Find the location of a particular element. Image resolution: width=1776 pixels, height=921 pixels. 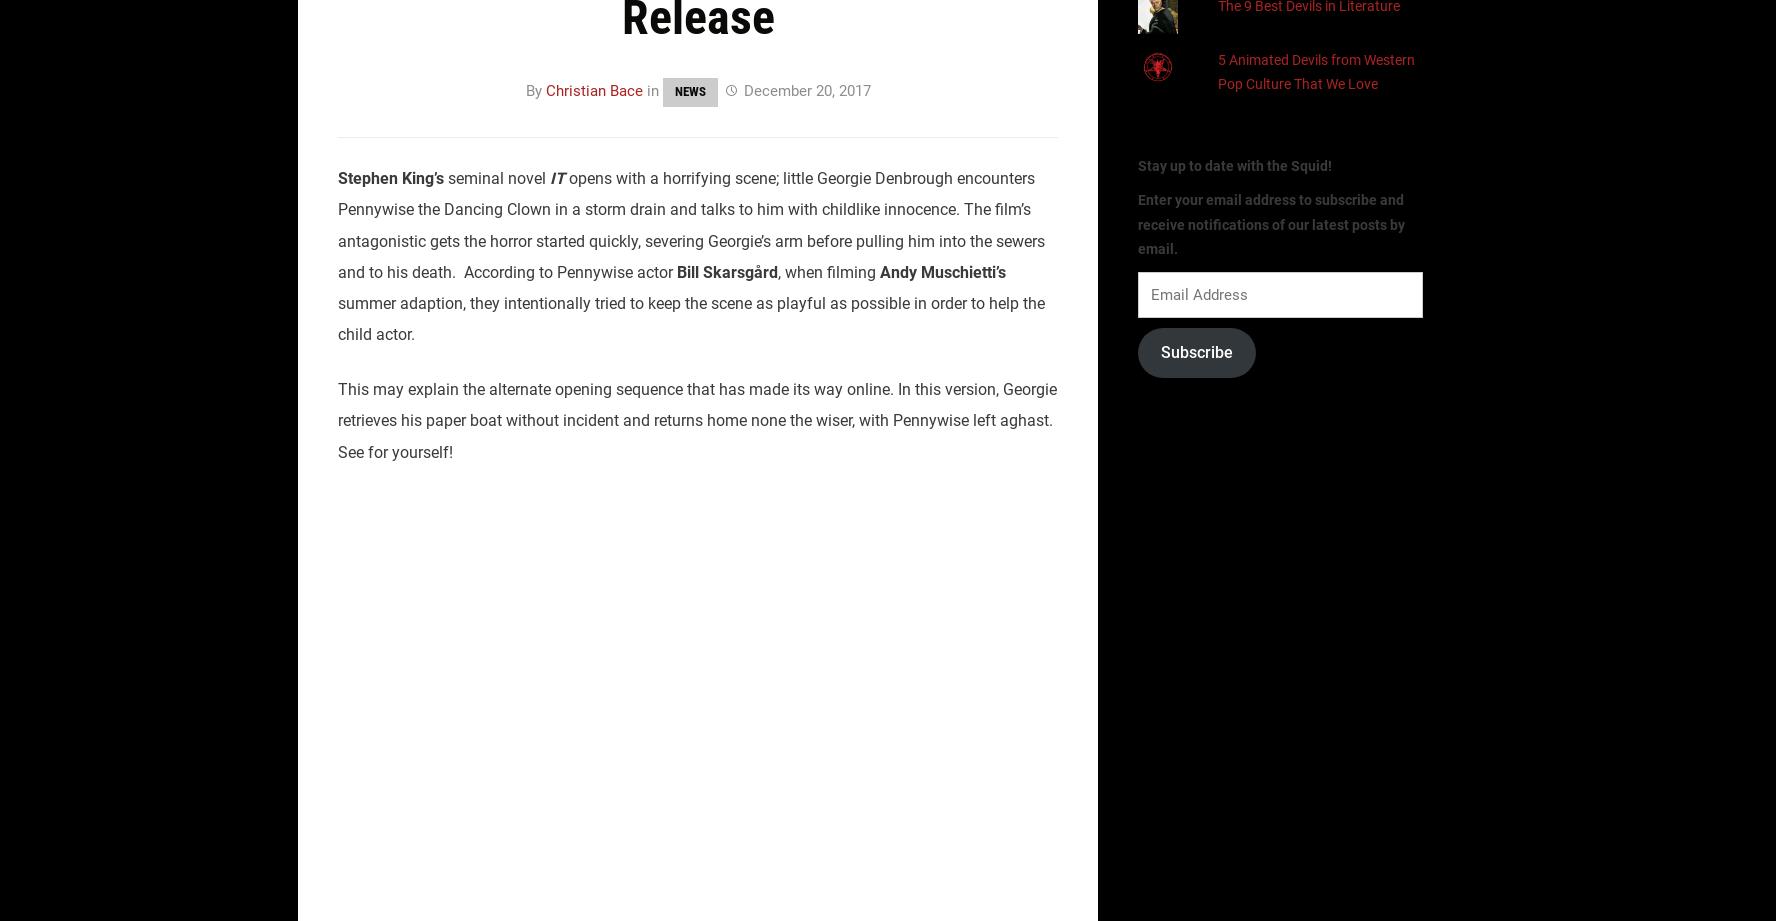

'Stephen' is located at coordinates (366, 177).